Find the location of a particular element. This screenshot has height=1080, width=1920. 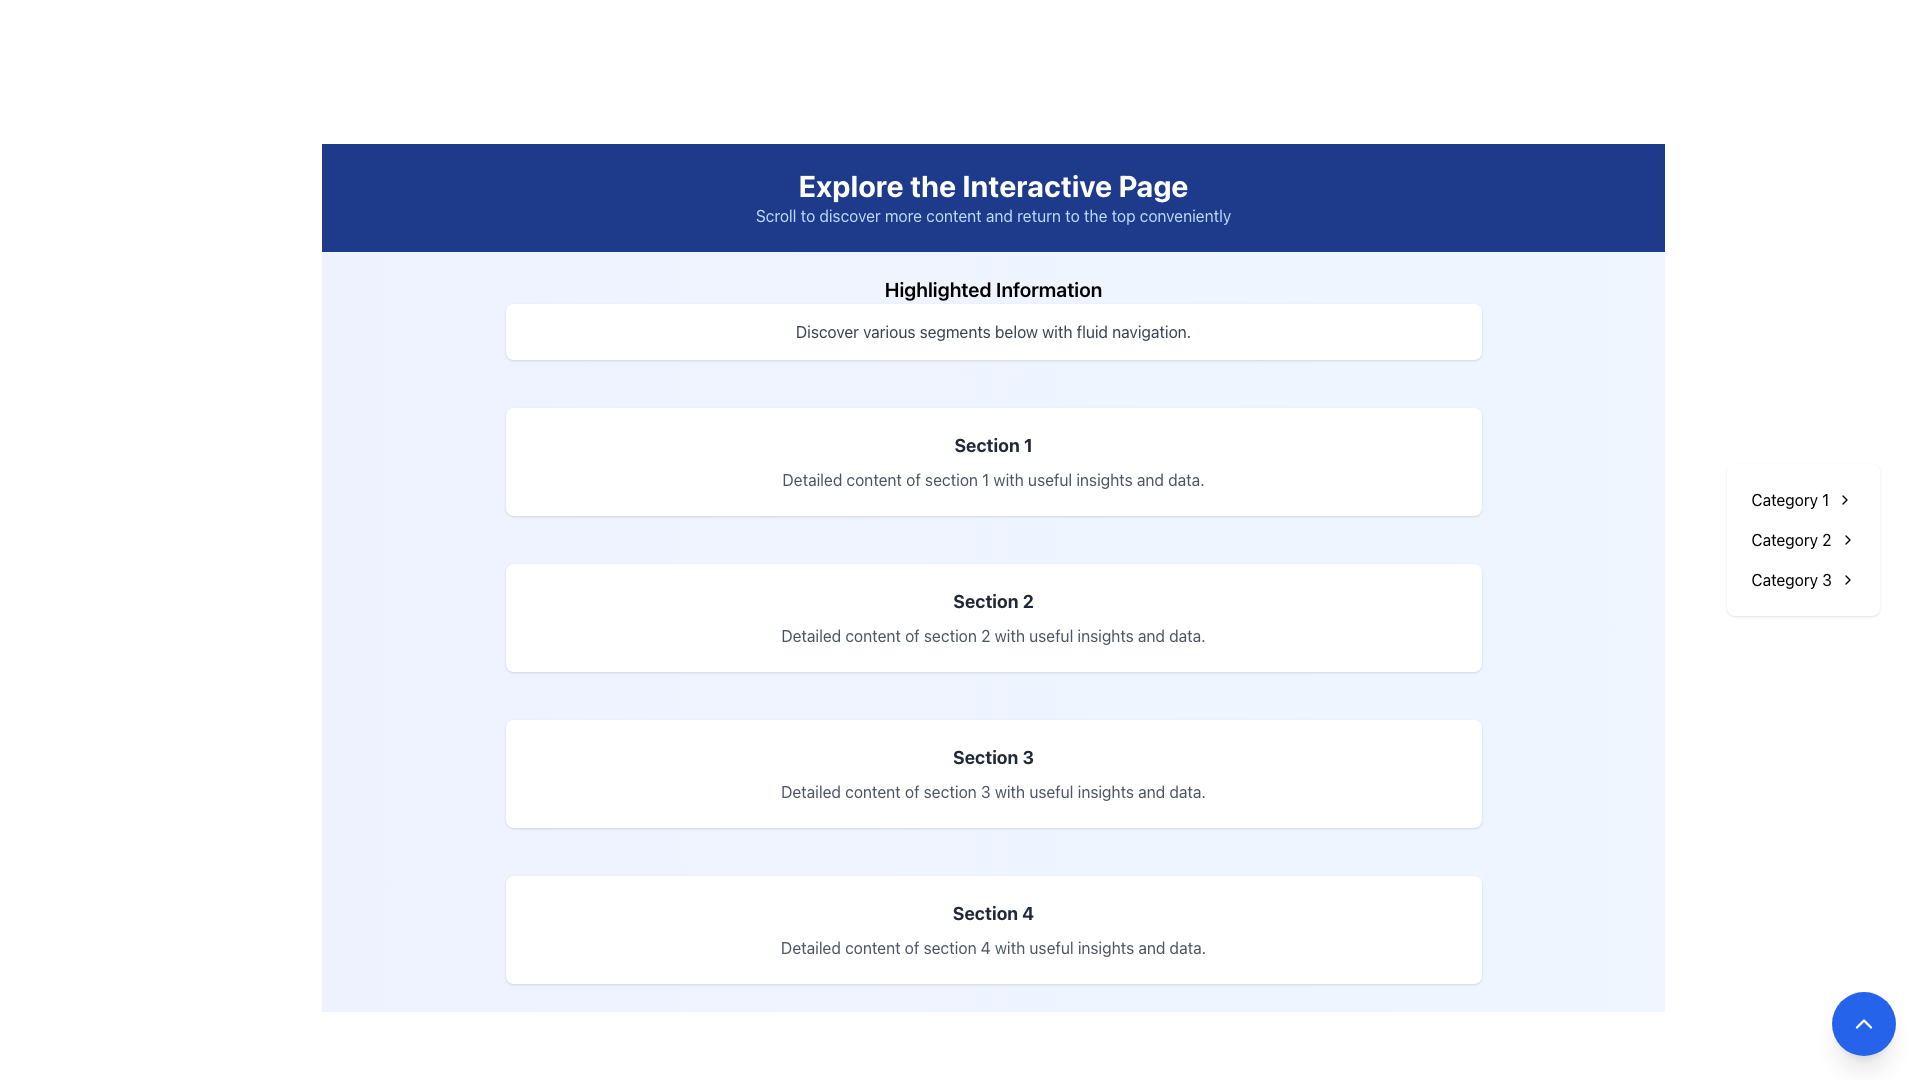

the static text component that provides additional details associated with the title 'Section 2', which is located at the center of the white card below the title is located at coordinates (993, 636).